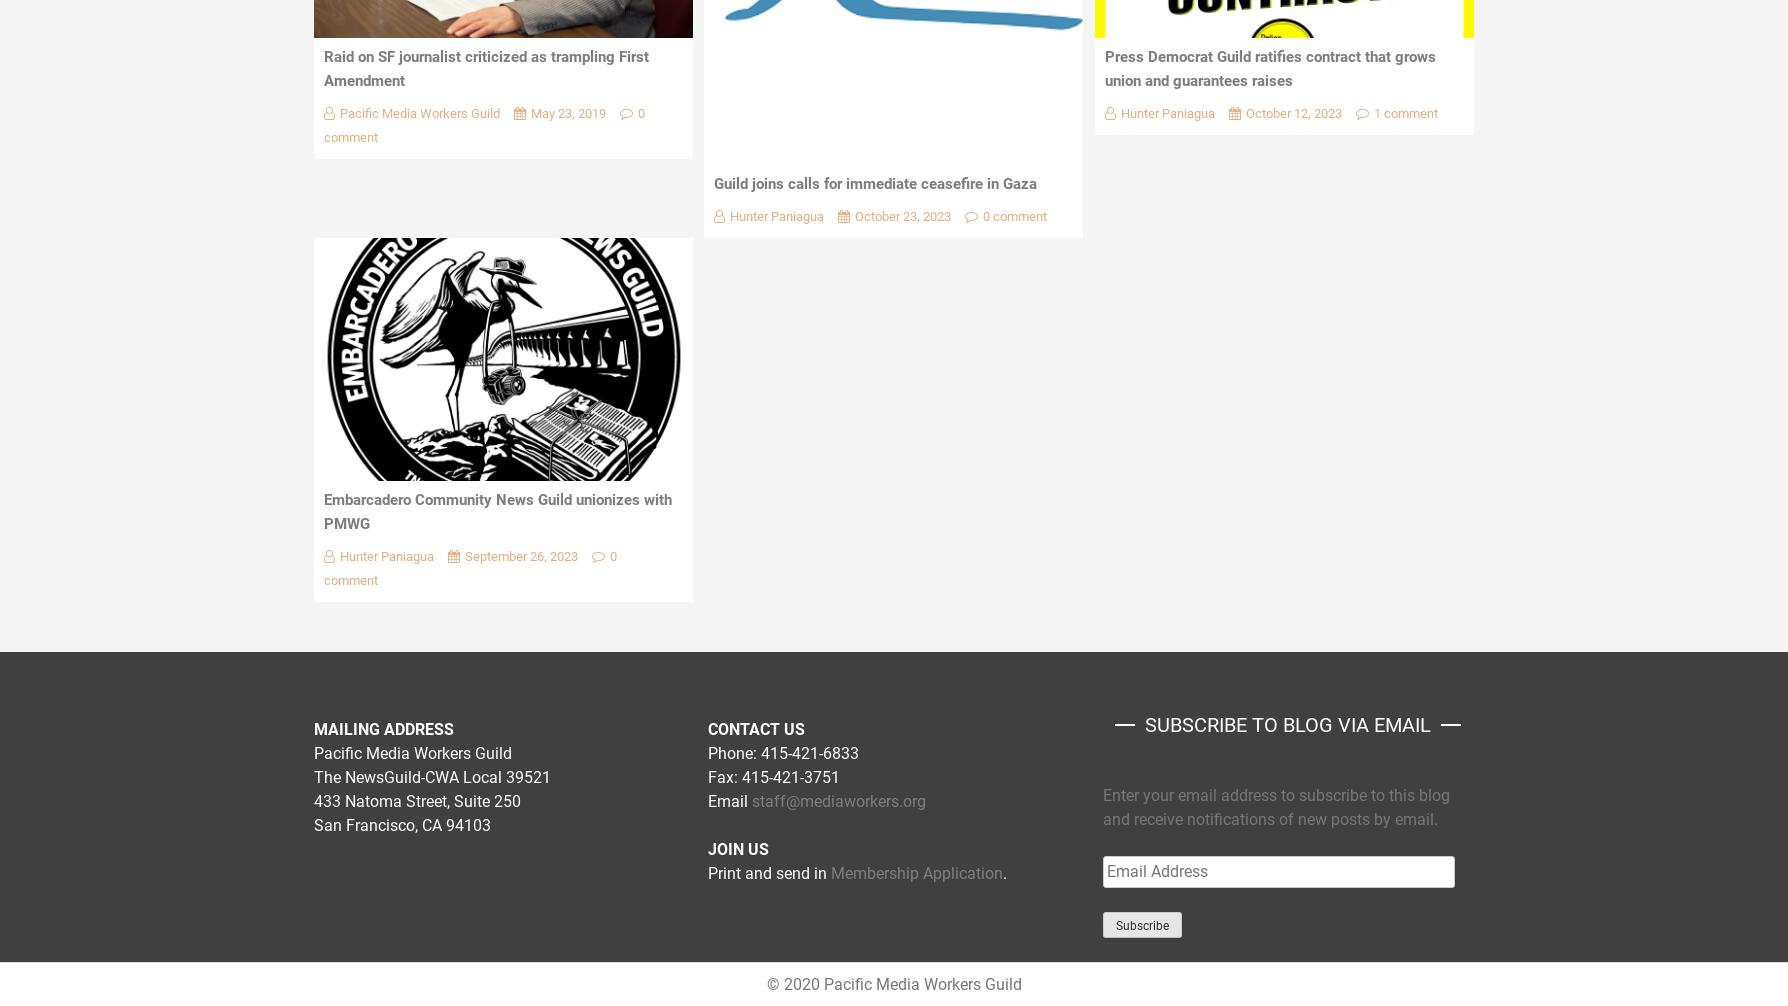  Describe the element at coordinates (892, 983) in the screenshot. I see `'© 2020 Pacific Media Workers Guild'` at that location.